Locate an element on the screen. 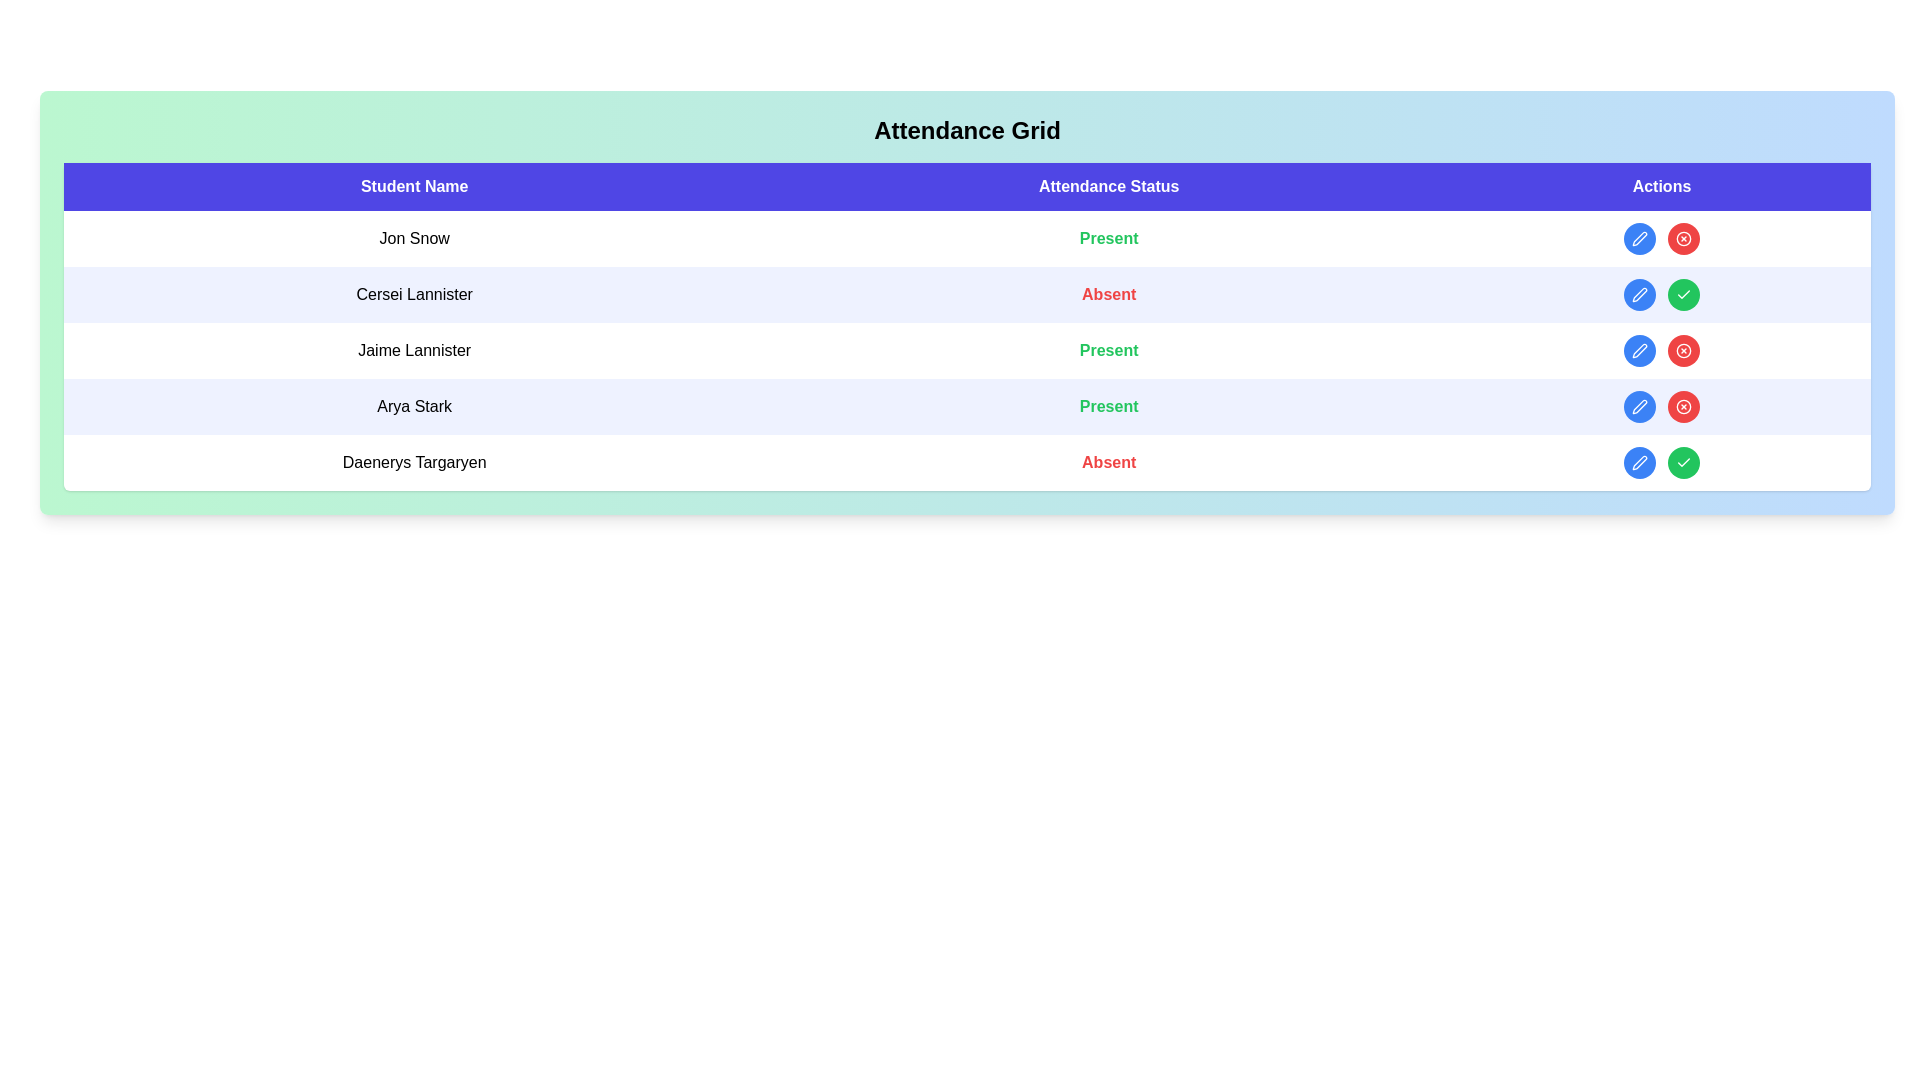 This screenshot has width=1920, height=1080. edit button for the student identified by Cersei Lannister is located at coordinates (1640, 294).